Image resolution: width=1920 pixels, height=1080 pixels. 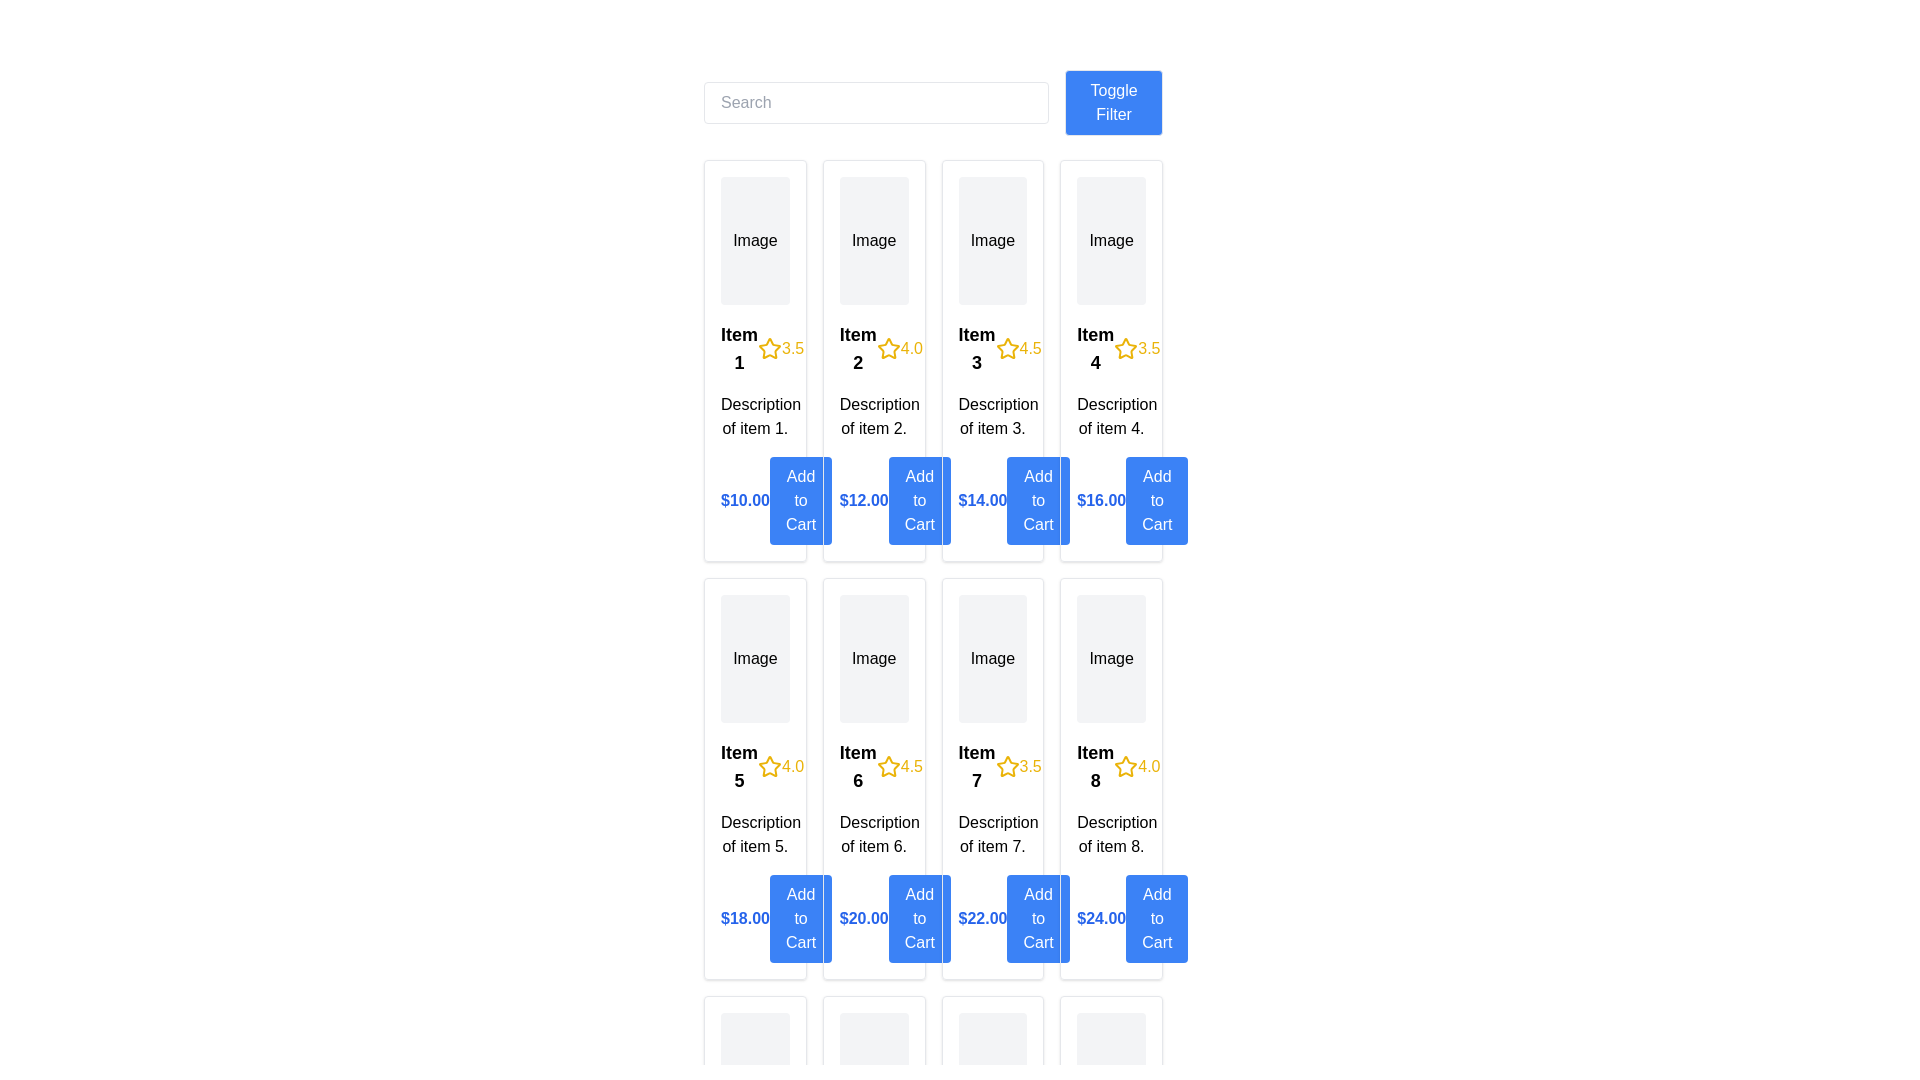 What do you see at coordinates (769, 347) in the screenshot?
I see `the leftmost star icon with a yellow outline next to the text '3.5' in the rating component for 'Item 1'` at bounding box center [769, 347].